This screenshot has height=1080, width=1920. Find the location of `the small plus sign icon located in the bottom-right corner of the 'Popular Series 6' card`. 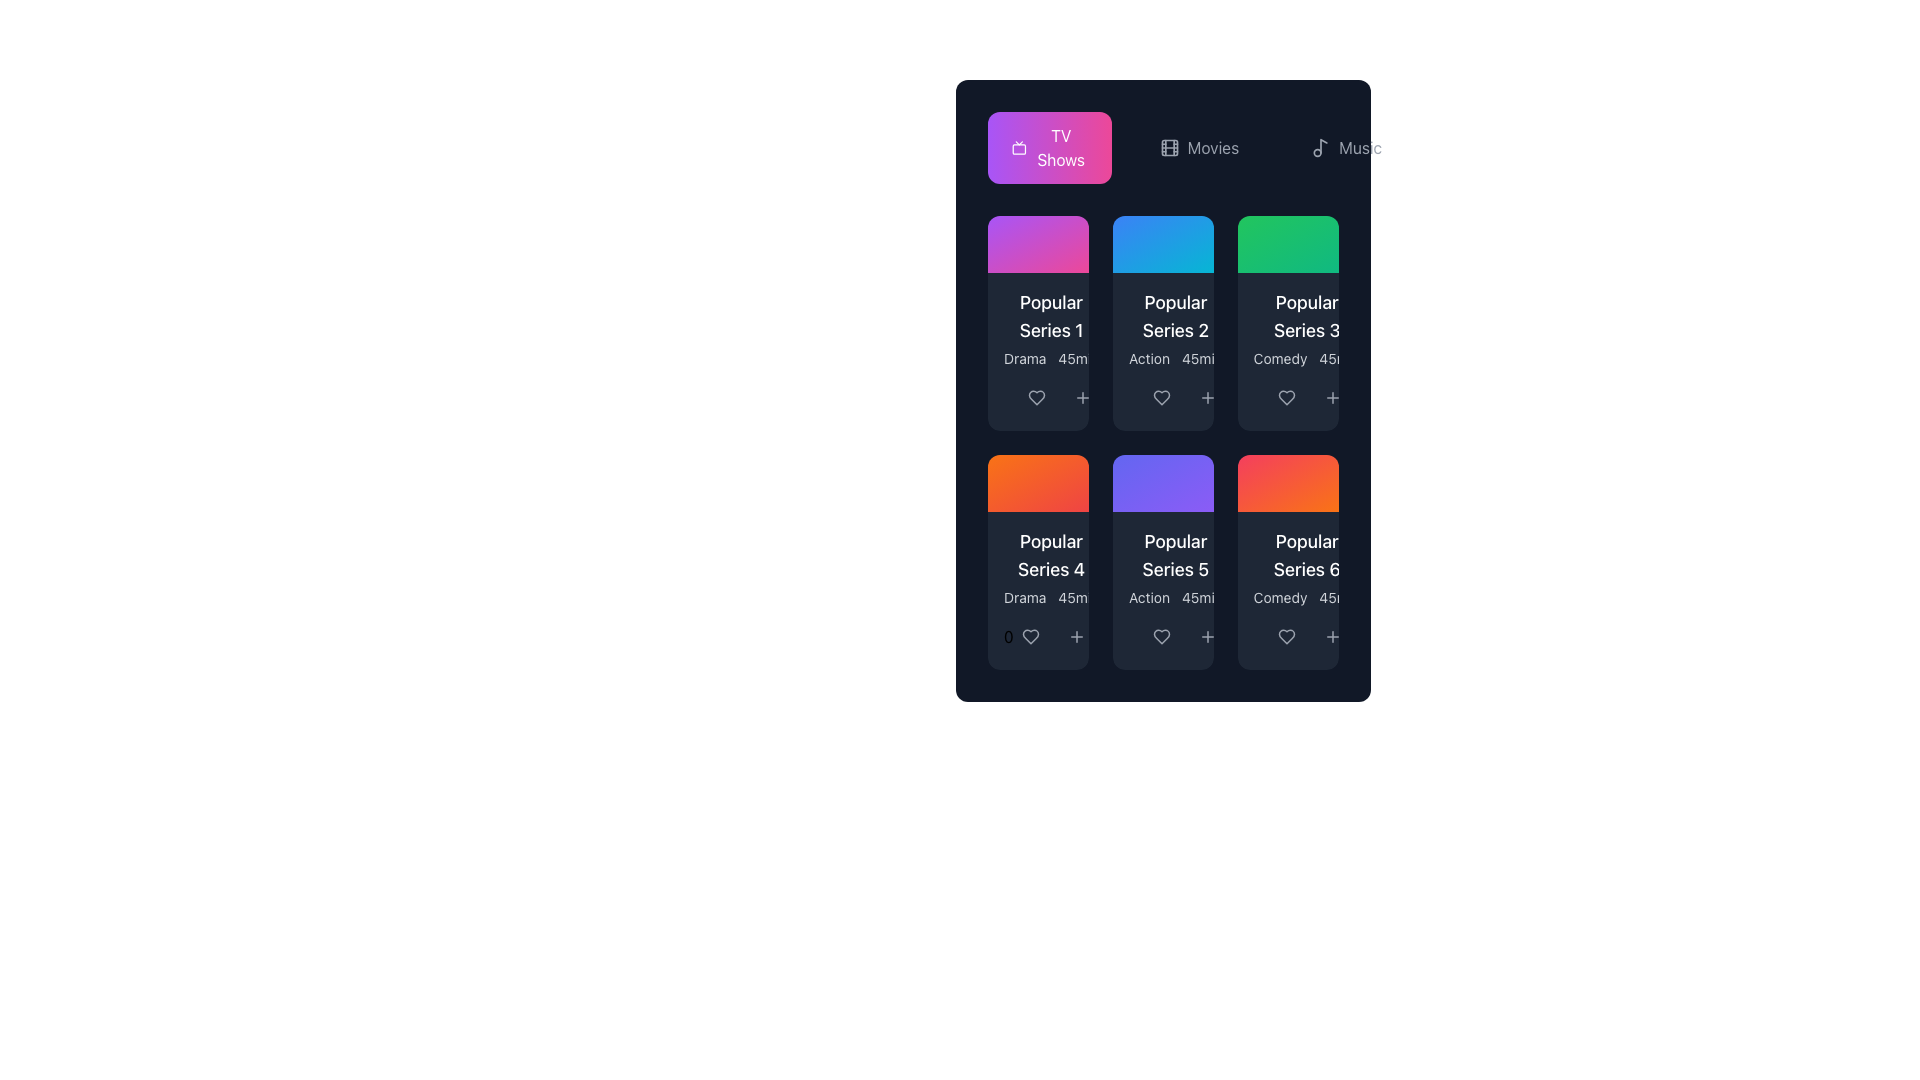

the small plus sign icon located in the bottom-right corner of the 'Popular Series 6' card is located at coordinates (1333, 636).